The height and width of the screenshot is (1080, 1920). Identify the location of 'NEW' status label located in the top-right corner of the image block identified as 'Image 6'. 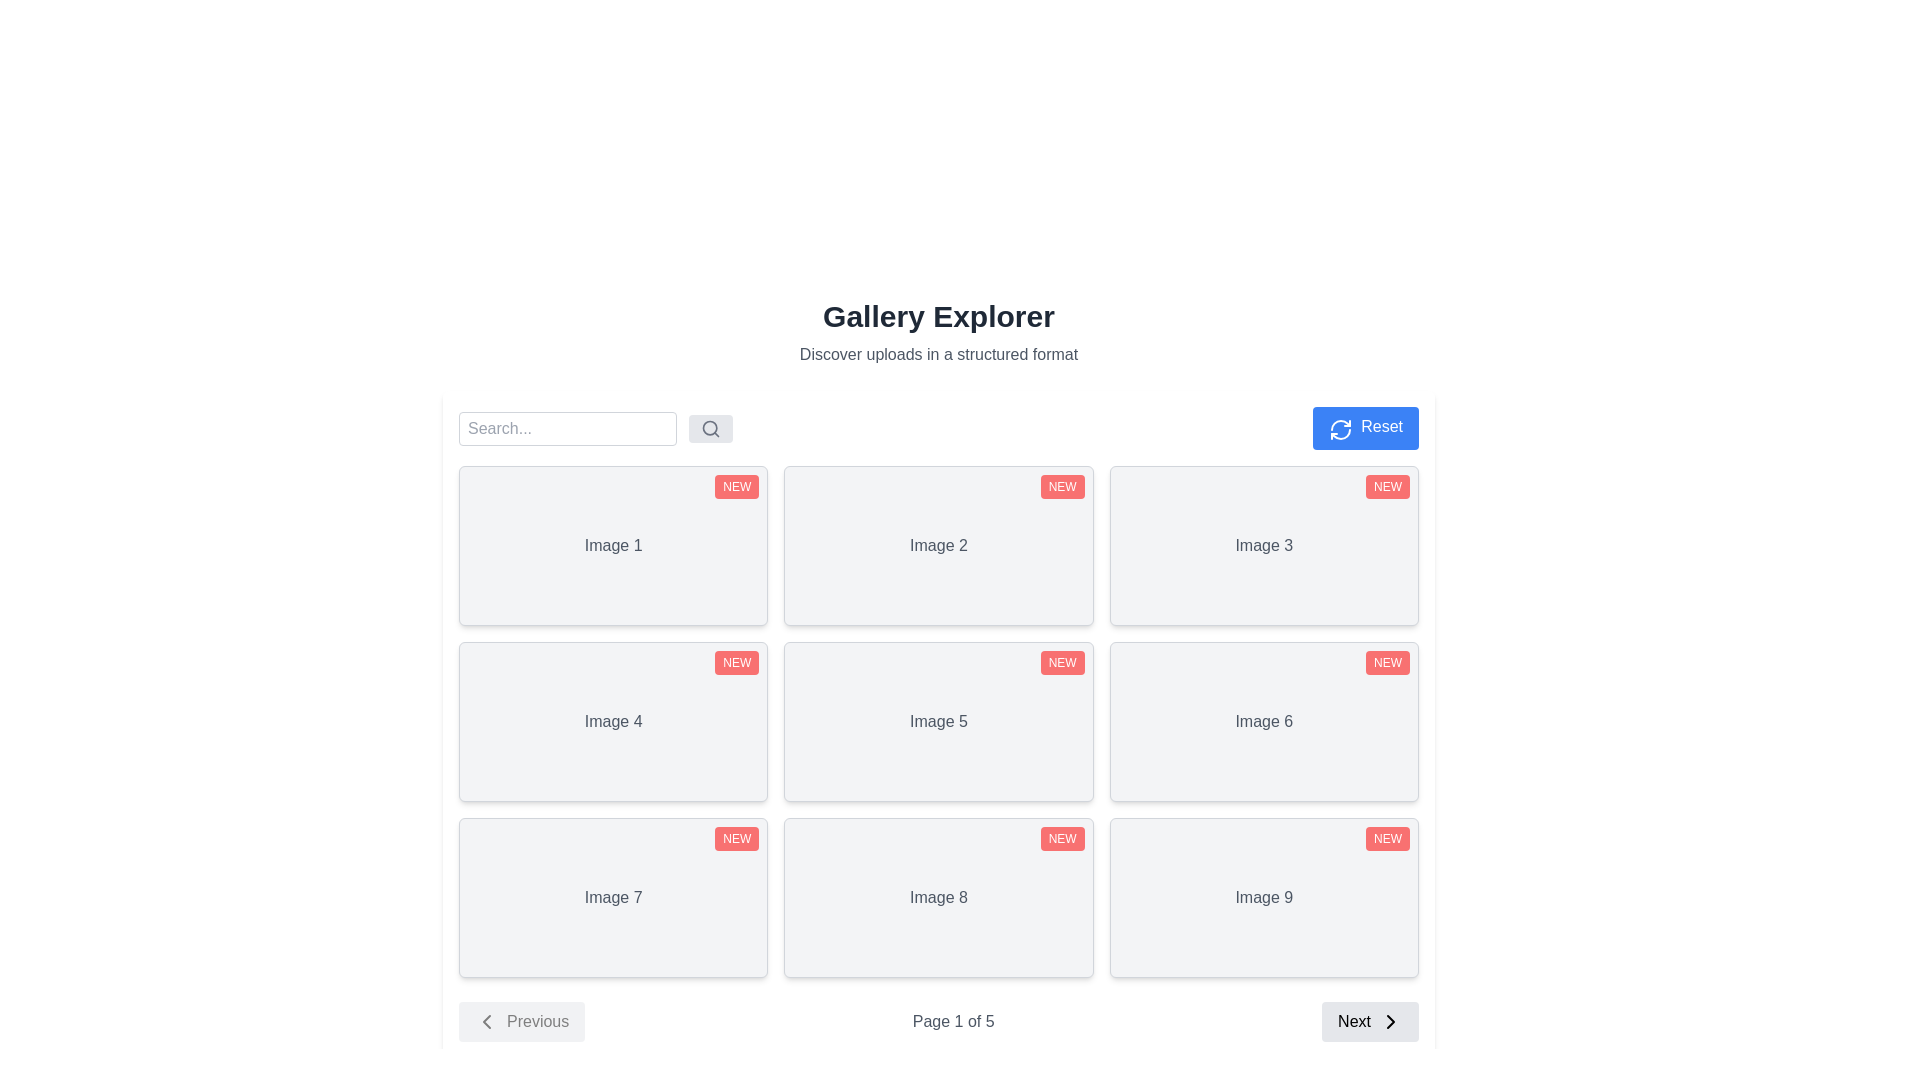
(1386, 663).